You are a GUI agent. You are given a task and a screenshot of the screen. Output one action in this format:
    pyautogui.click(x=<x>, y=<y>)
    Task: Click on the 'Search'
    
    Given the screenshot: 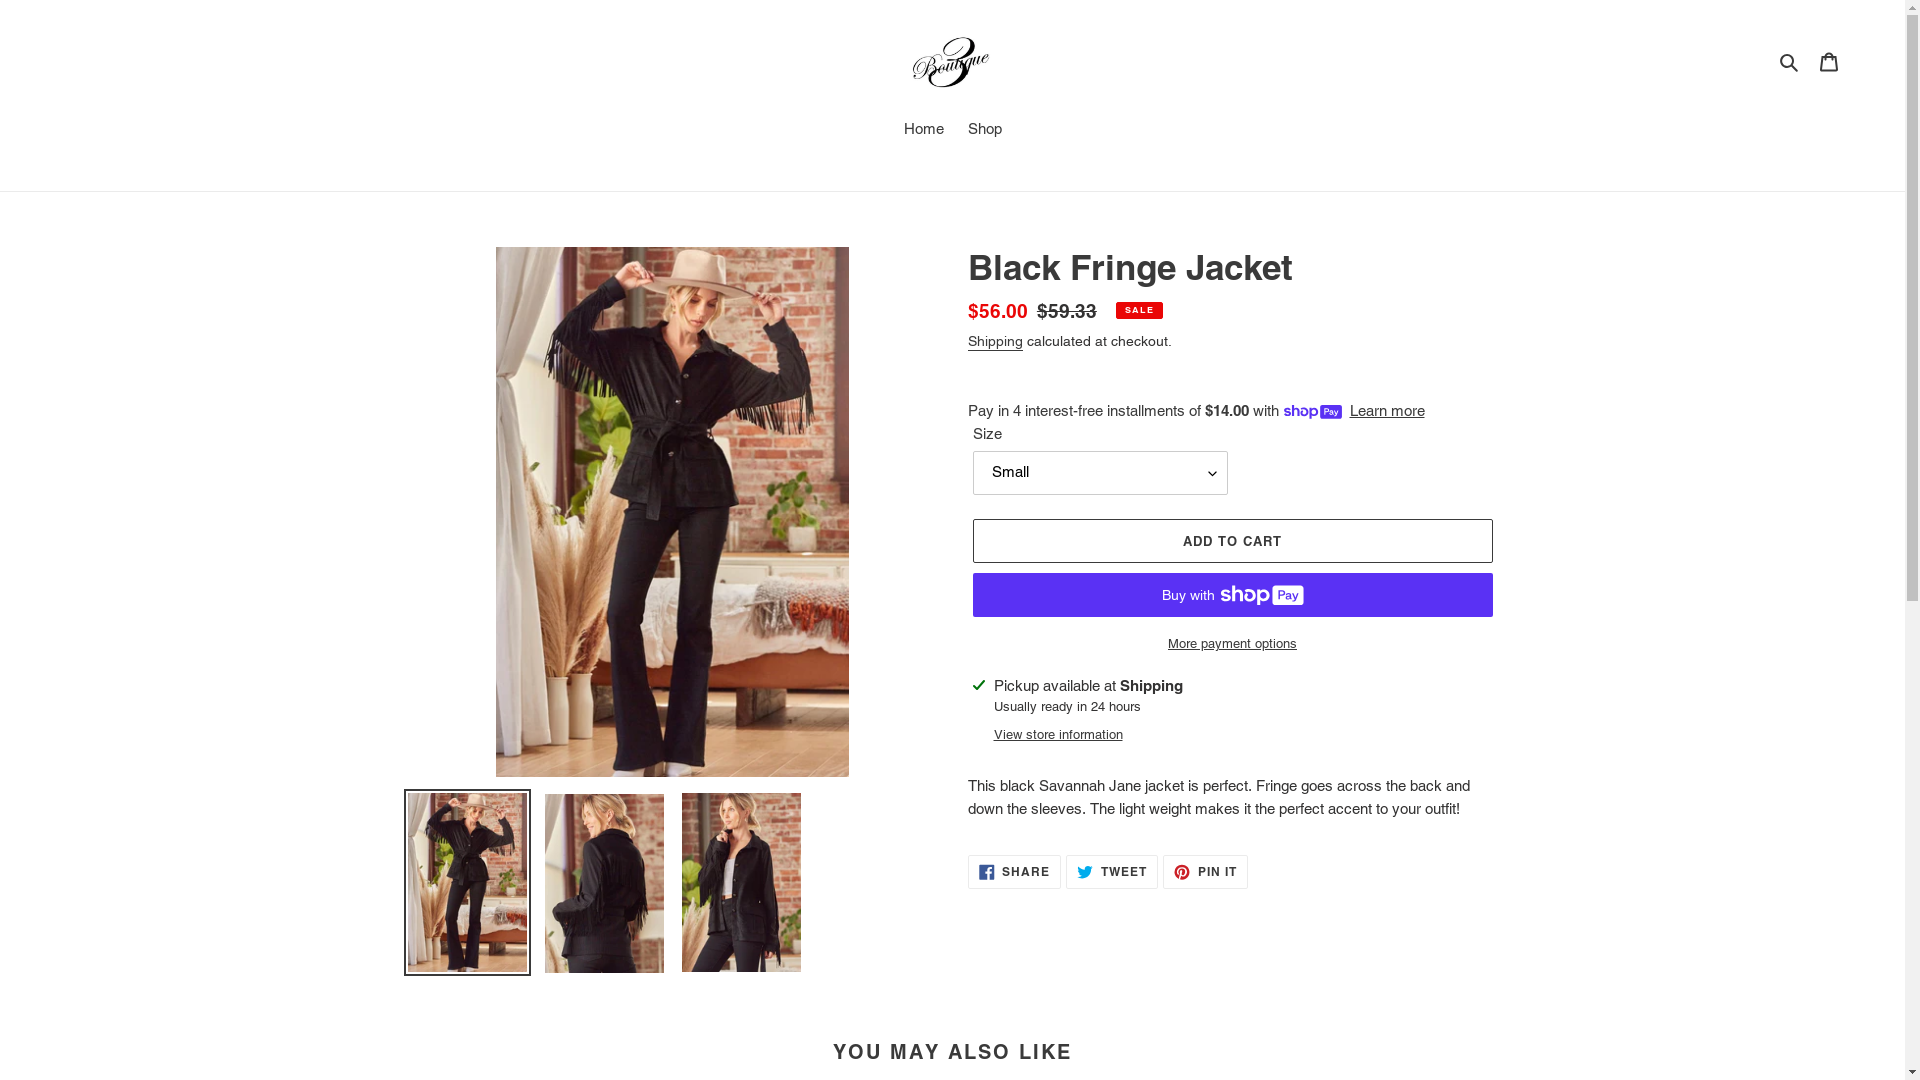 What is the action you would take?
    pyautogui.click(x=1790, y=60)
    